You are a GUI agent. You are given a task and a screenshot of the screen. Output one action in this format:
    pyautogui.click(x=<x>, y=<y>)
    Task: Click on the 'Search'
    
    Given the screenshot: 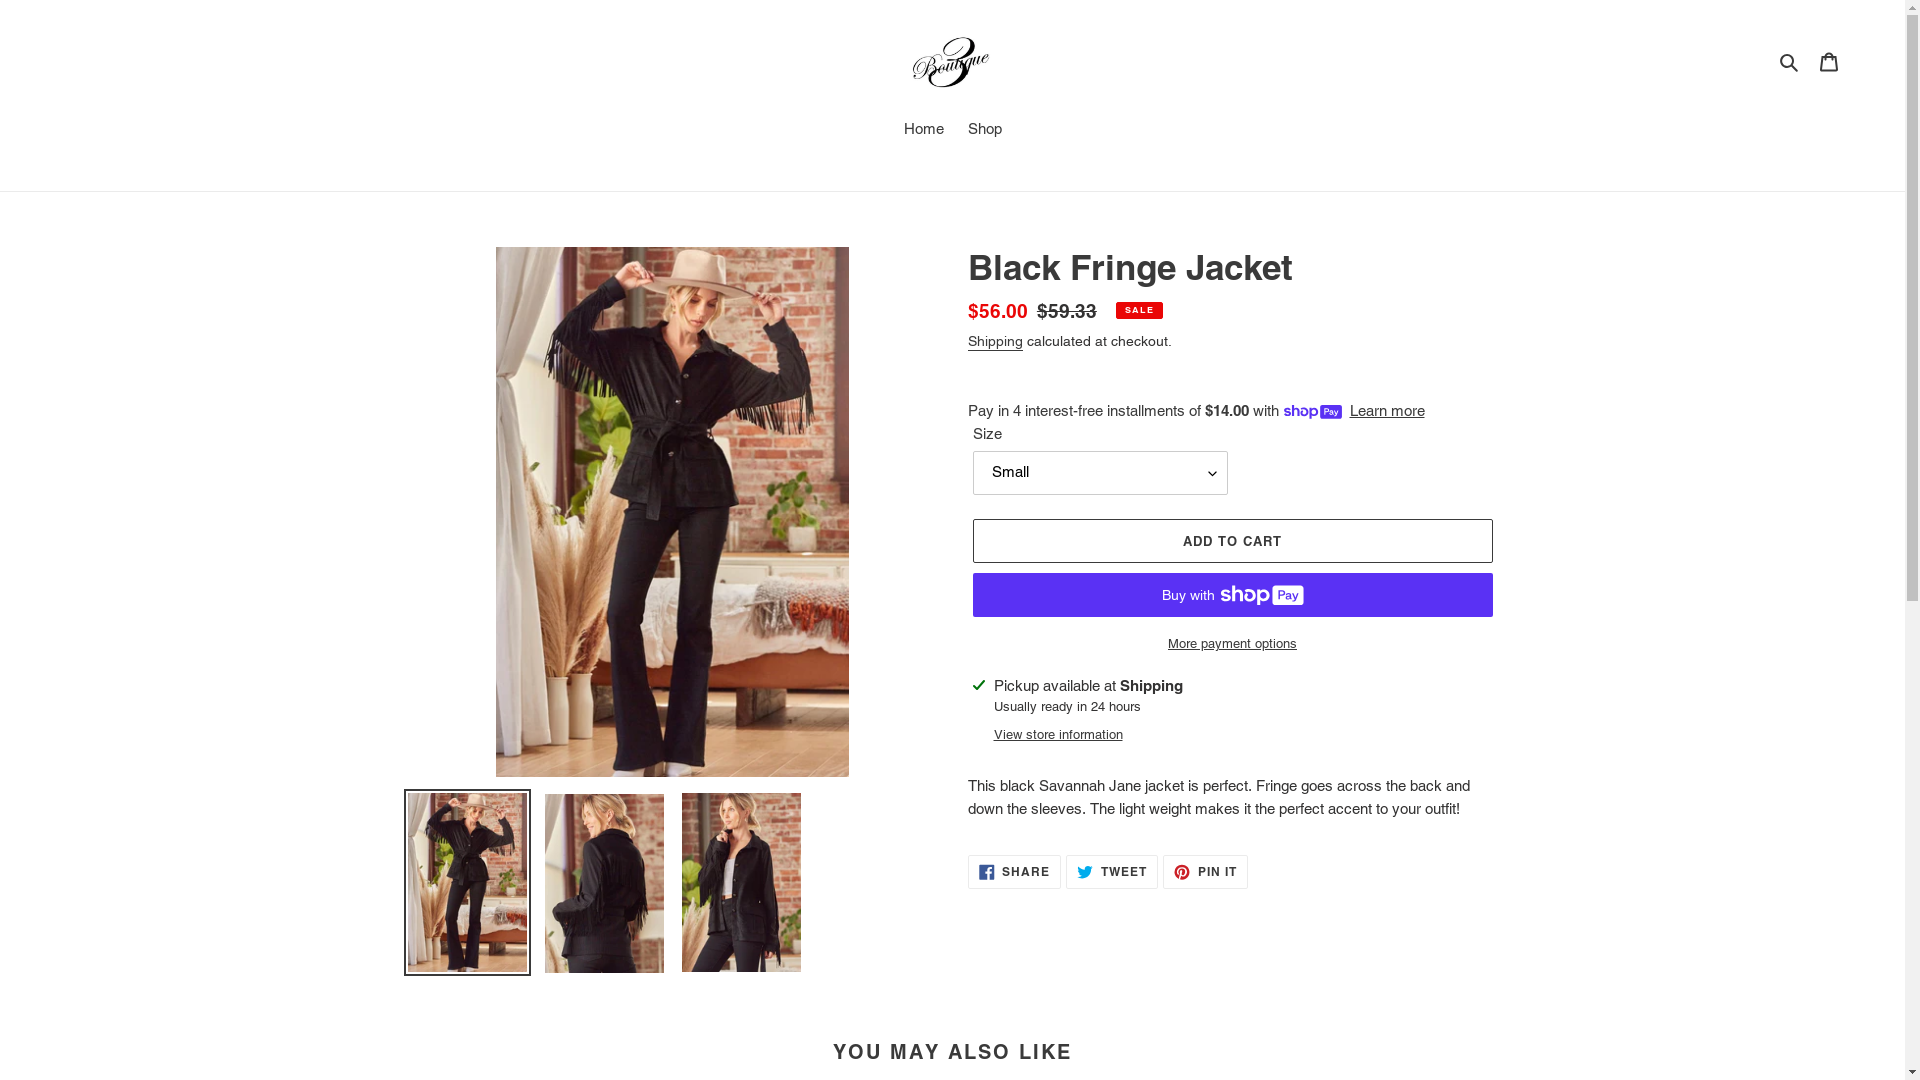 What is the action you would take?
    pyautogui.click(x=1790, y=60)
    